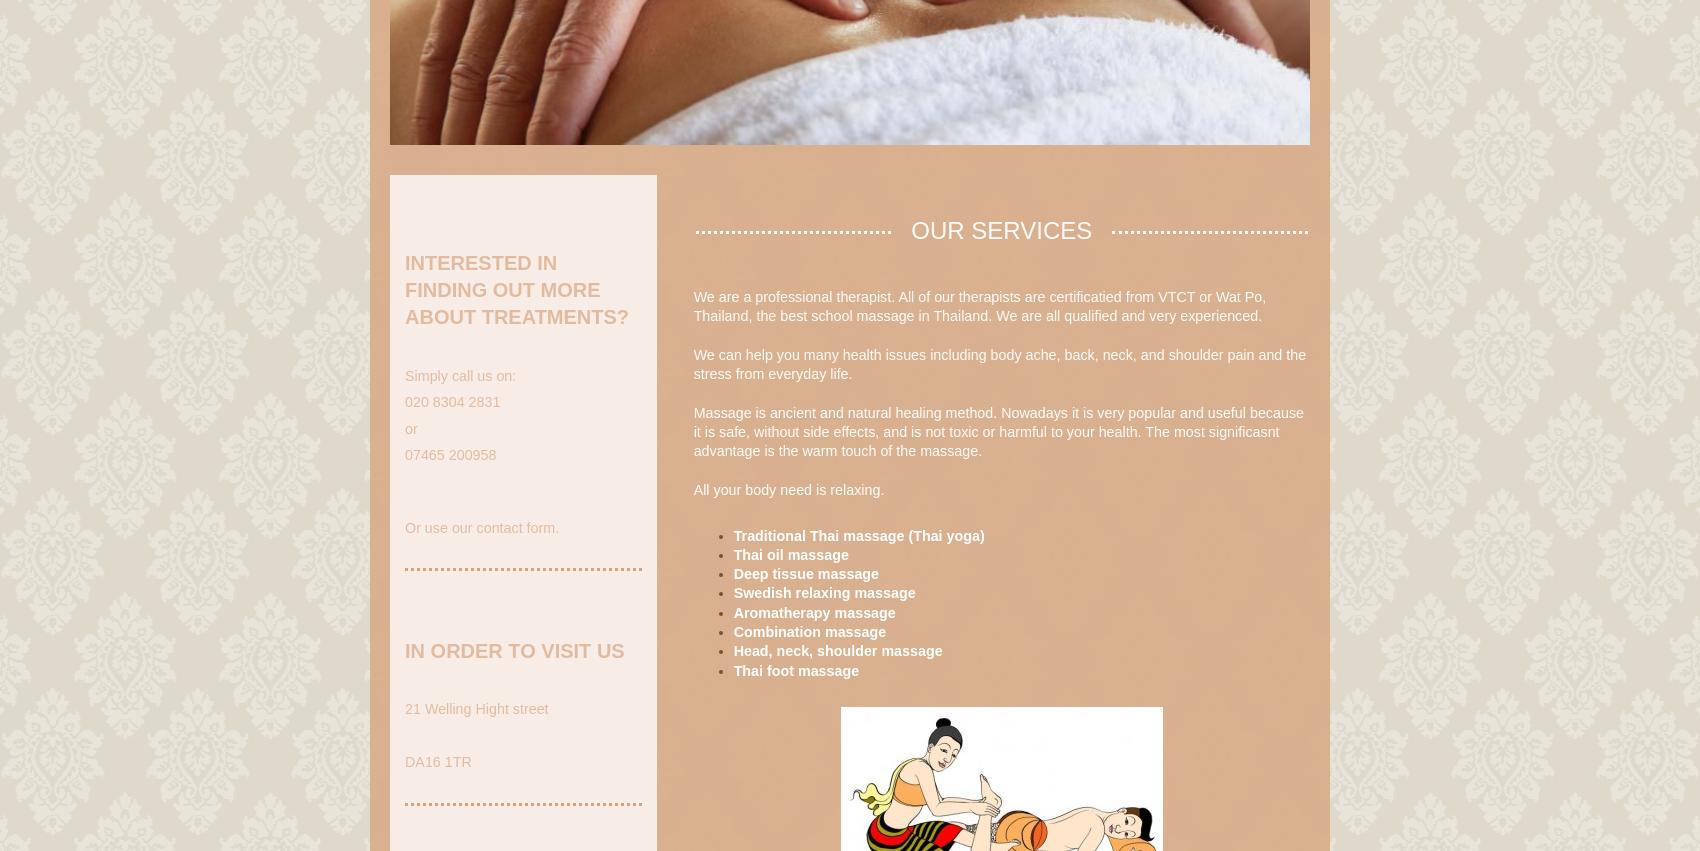  I want to click on 'Combination massage', so click(808, 631).